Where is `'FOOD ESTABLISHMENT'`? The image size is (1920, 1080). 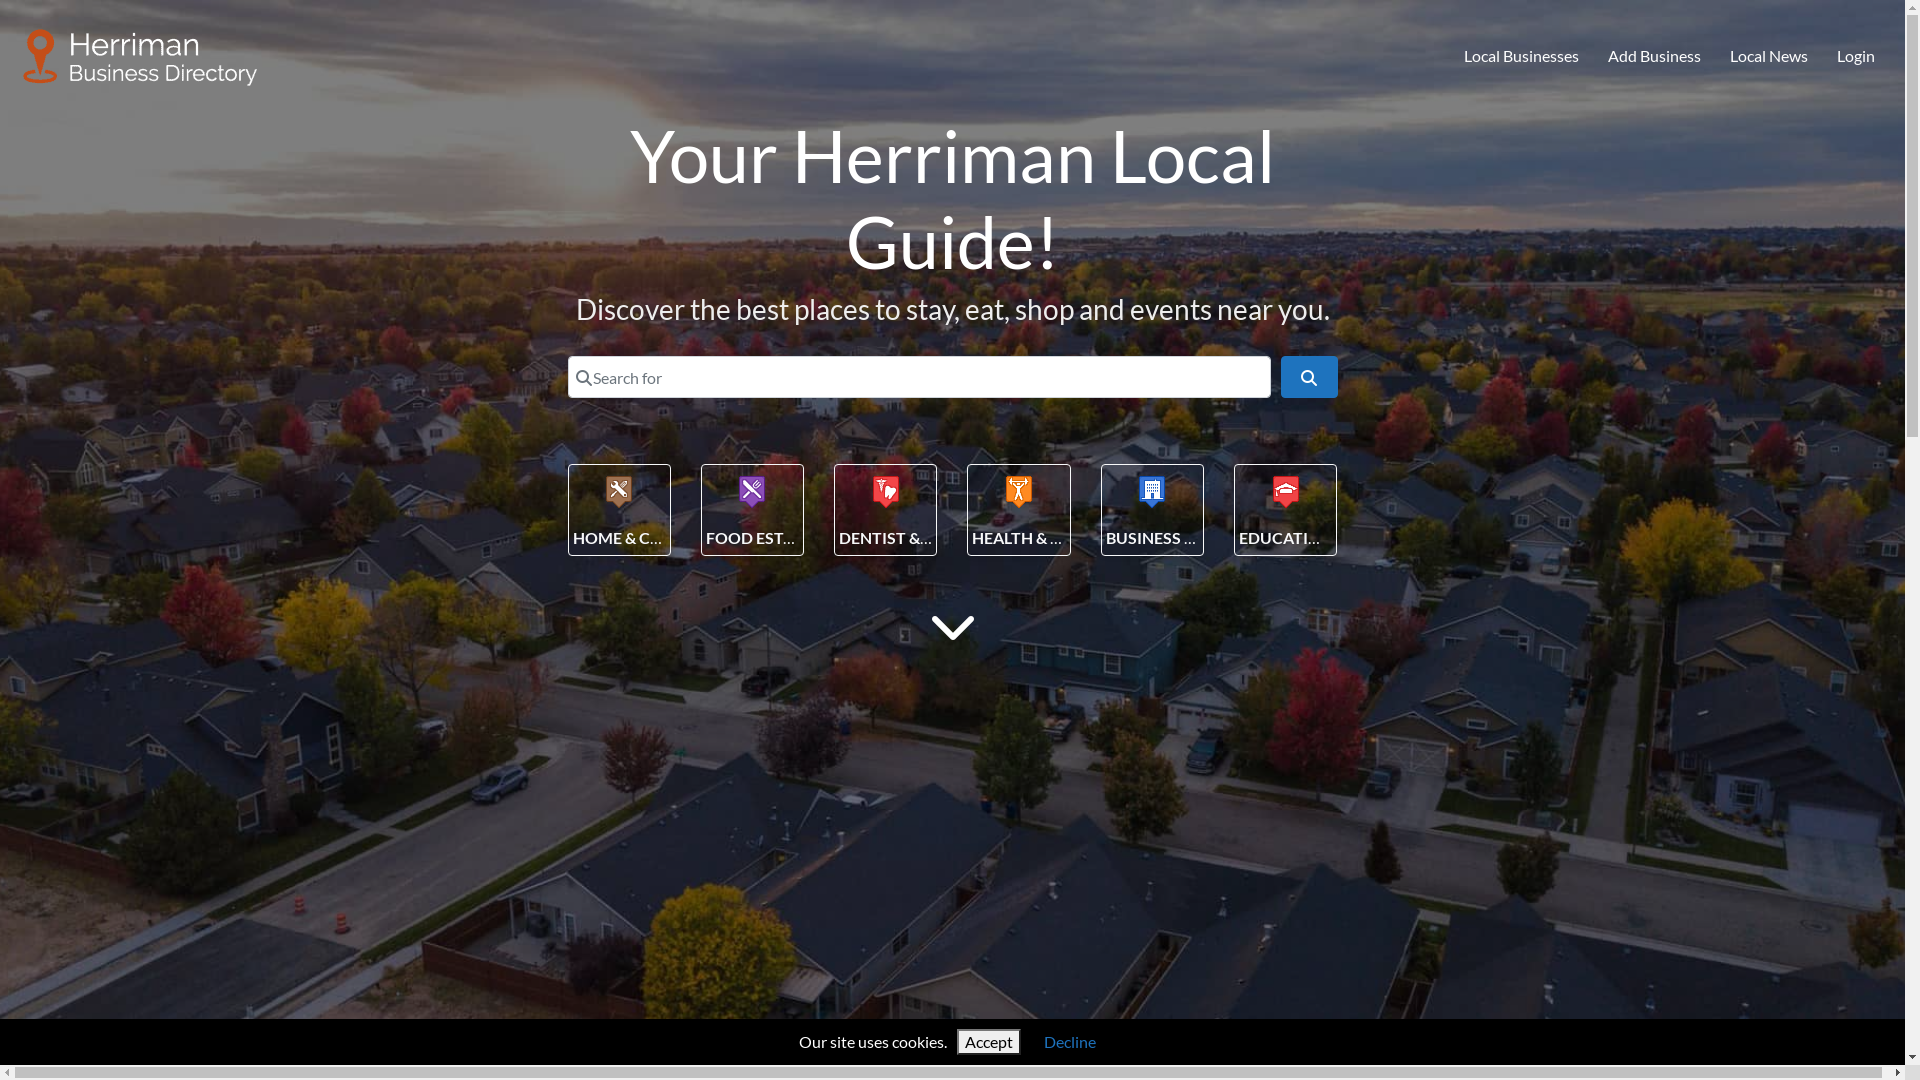
'FOOD ESTABLISHMENT' is located at coordinates (794, 536).